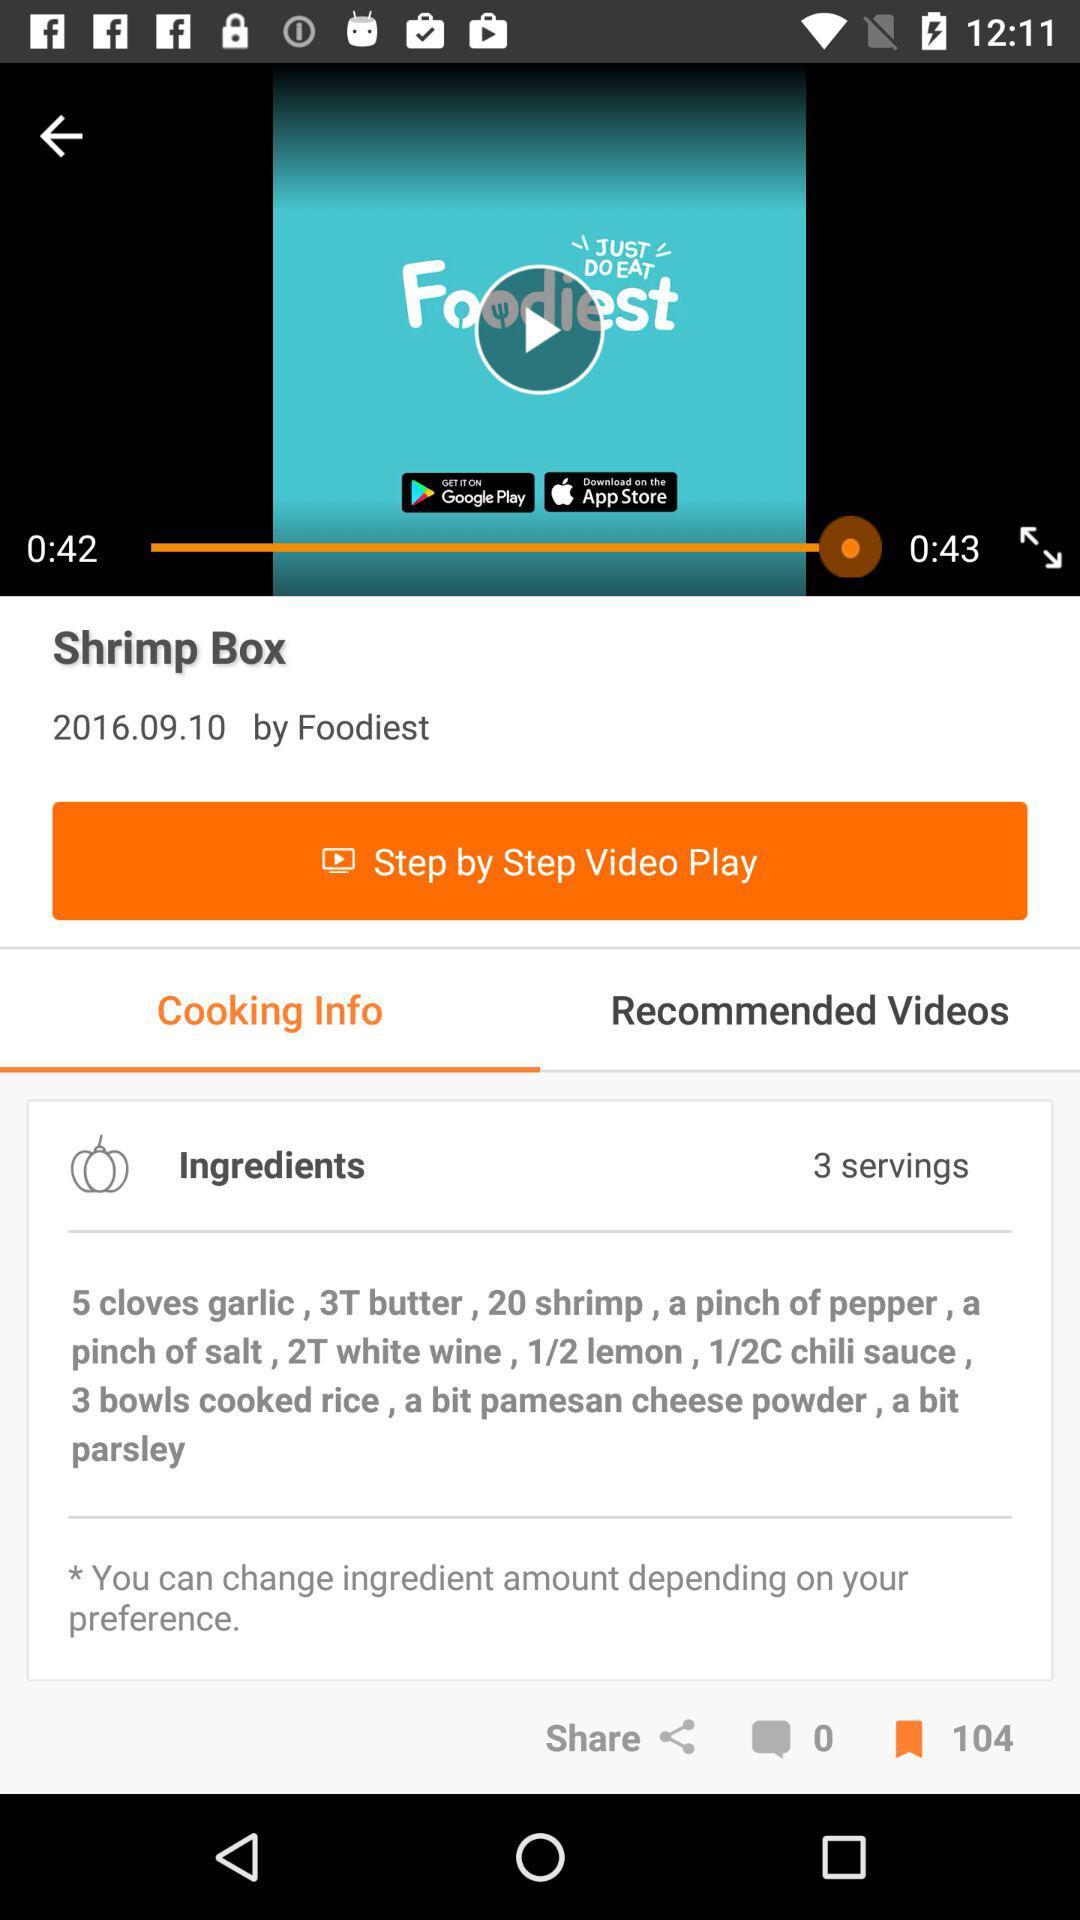  Describe the element at coordinates (538, 329) in the screenshot. I see `button` at that location.